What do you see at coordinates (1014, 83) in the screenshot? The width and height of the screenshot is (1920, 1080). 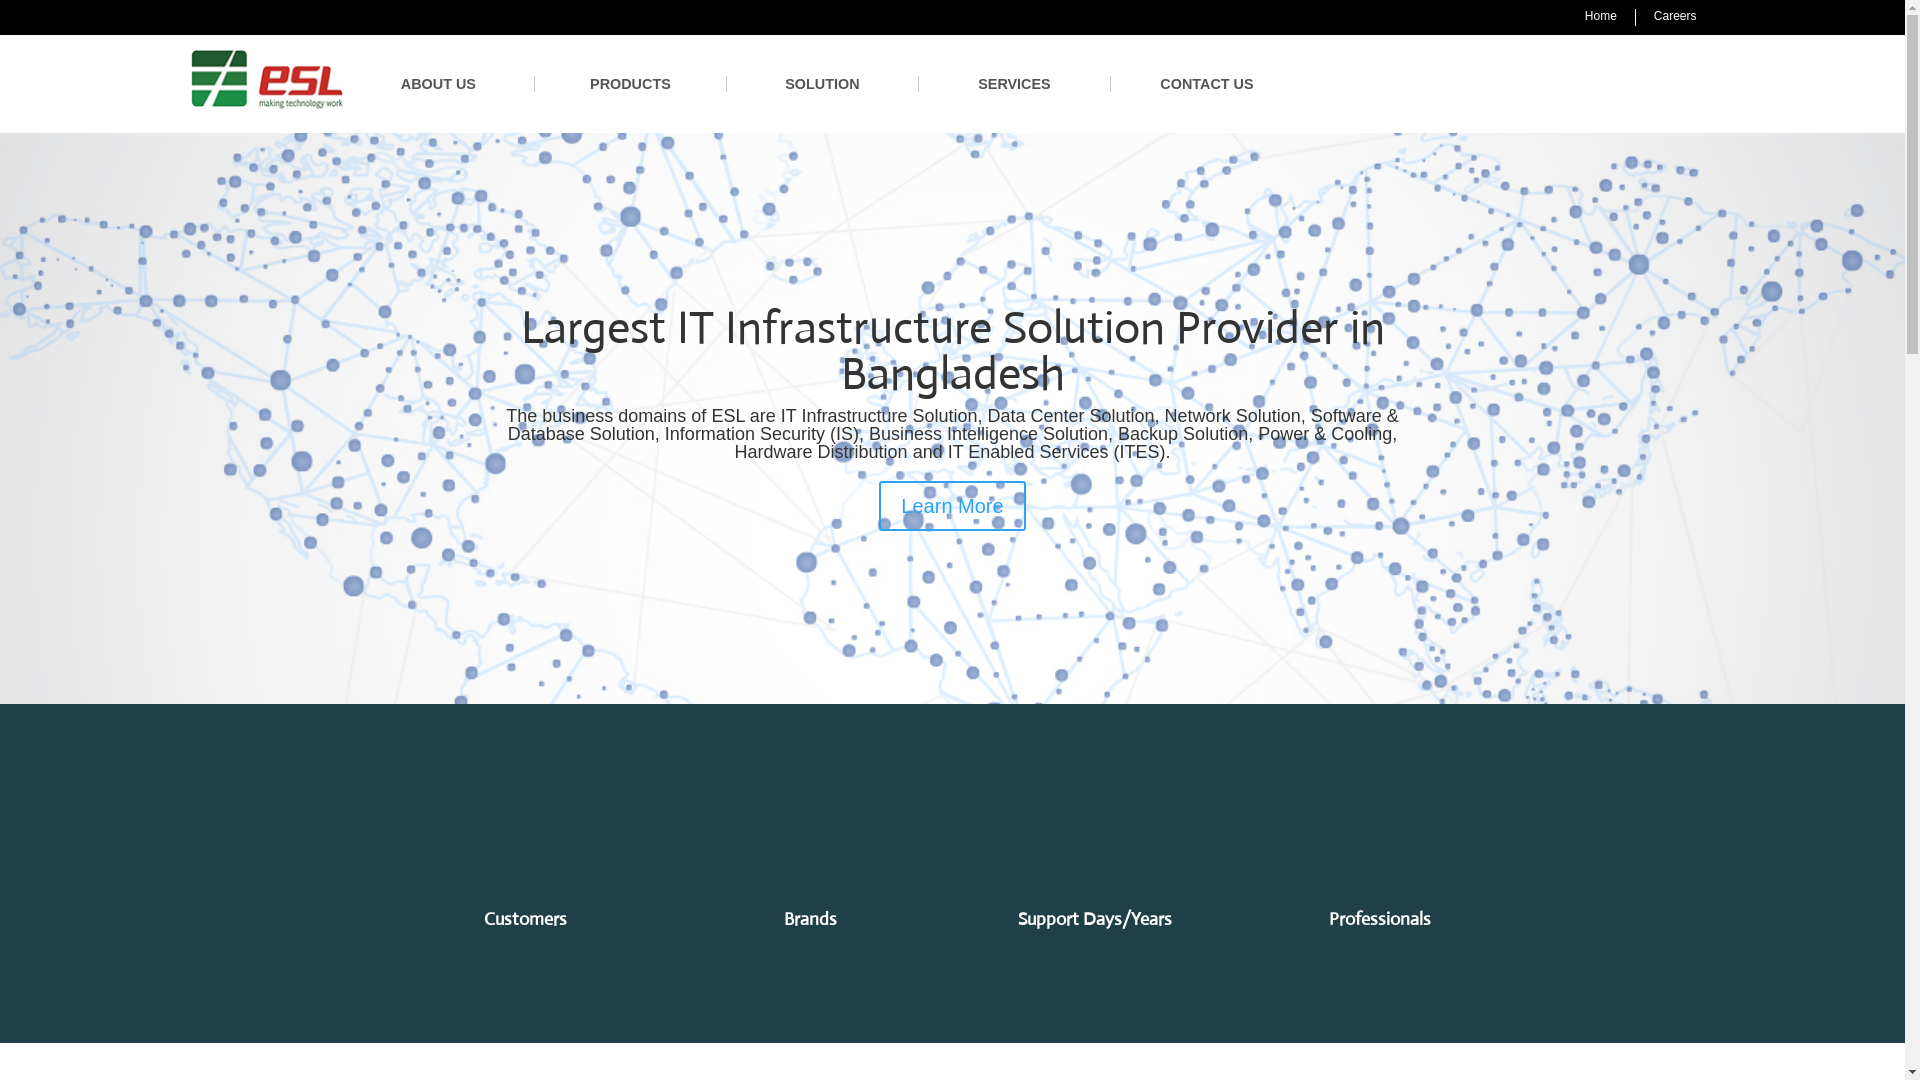 I see `'SERVICES'` at bounding box center [1014, 83].